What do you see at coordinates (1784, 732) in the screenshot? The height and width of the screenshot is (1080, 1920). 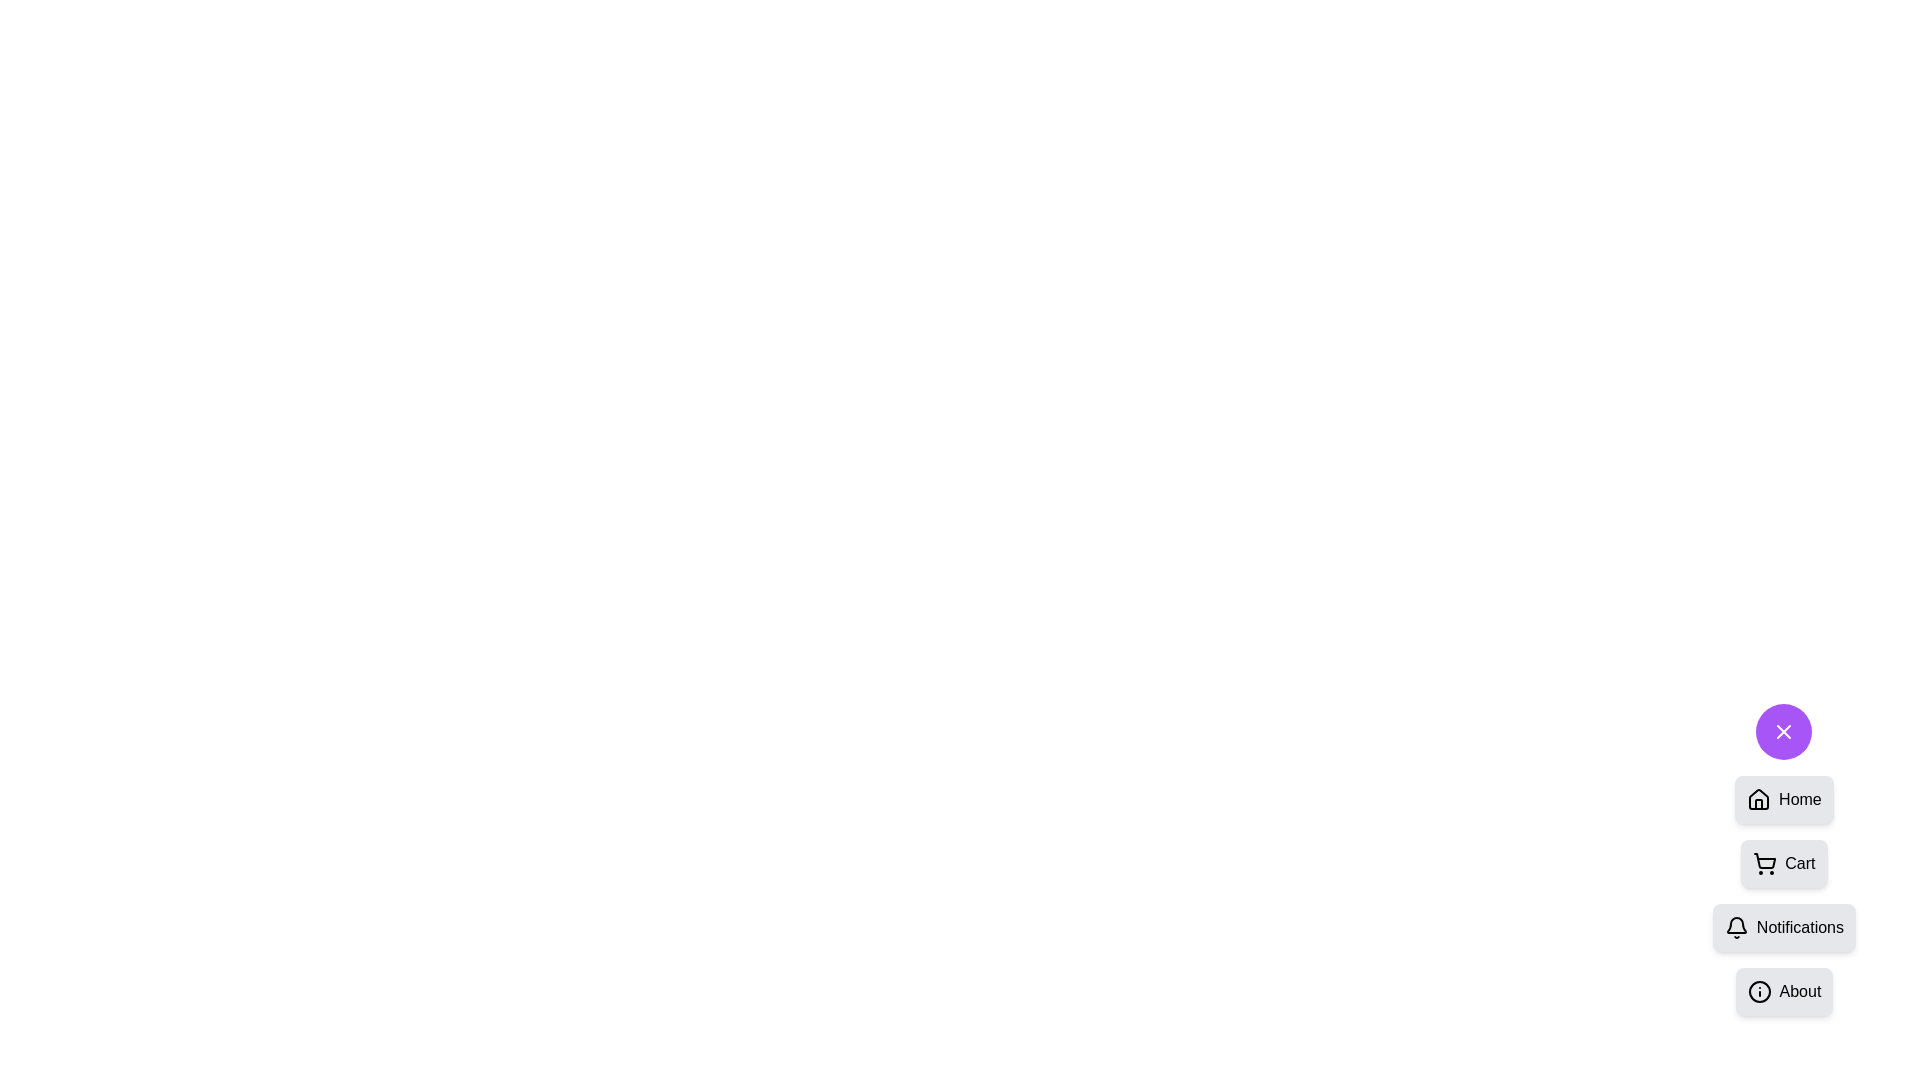 I see `the purple button to toggle the SpeedDial visibility` at bounding box center [1784, 732].